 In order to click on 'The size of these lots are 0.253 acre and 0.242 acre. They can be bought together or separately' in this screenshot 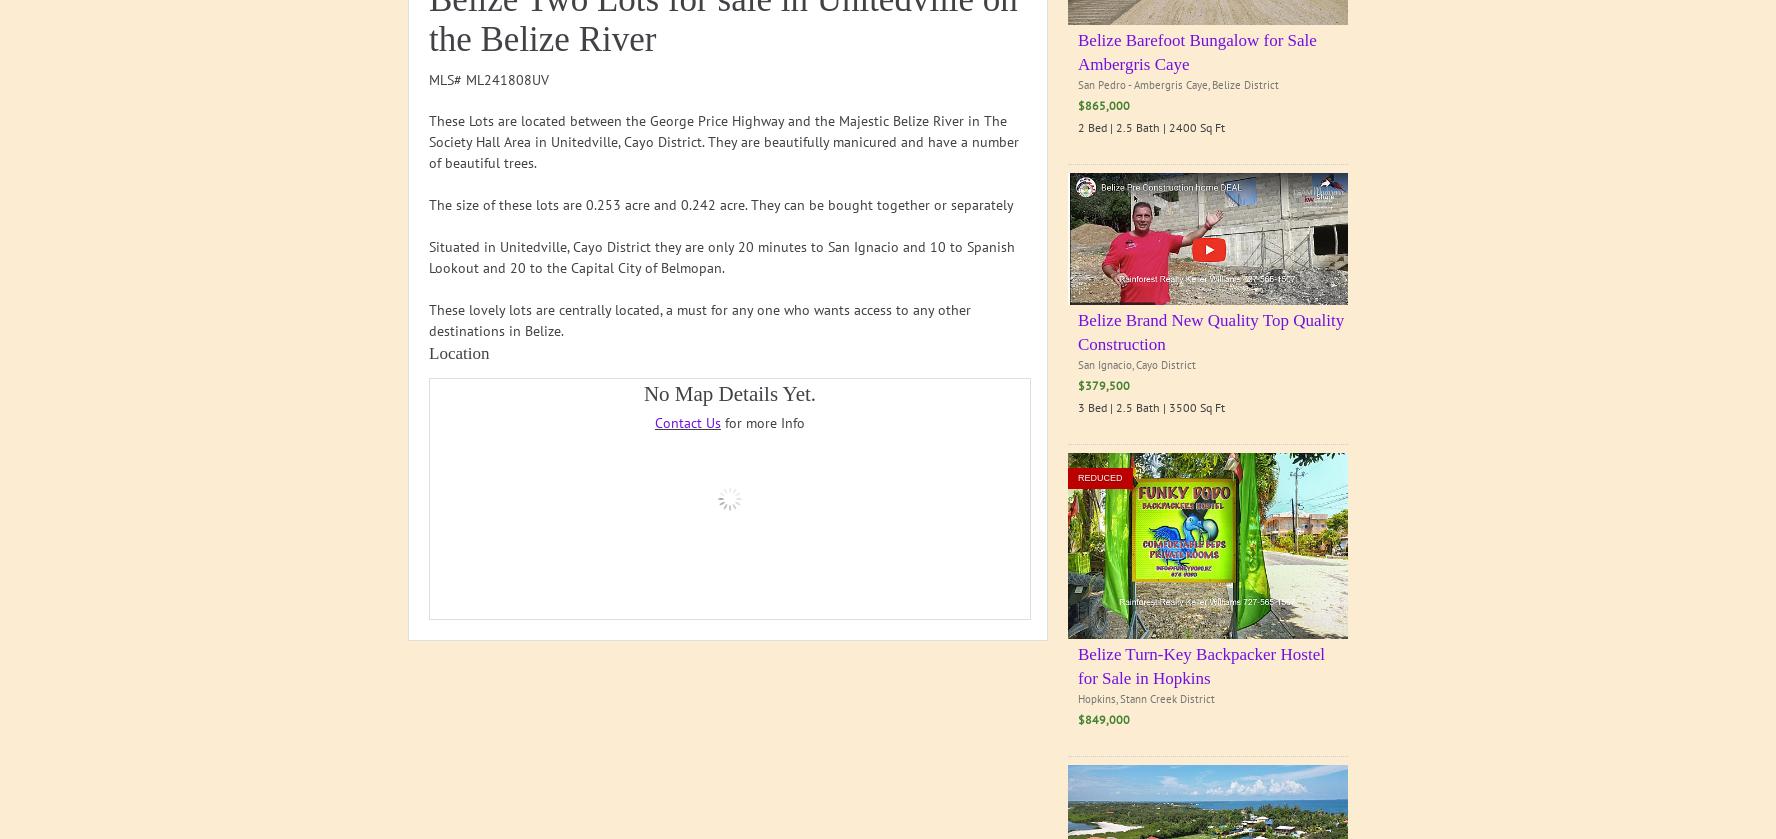, I will do `click(721, 204)`.